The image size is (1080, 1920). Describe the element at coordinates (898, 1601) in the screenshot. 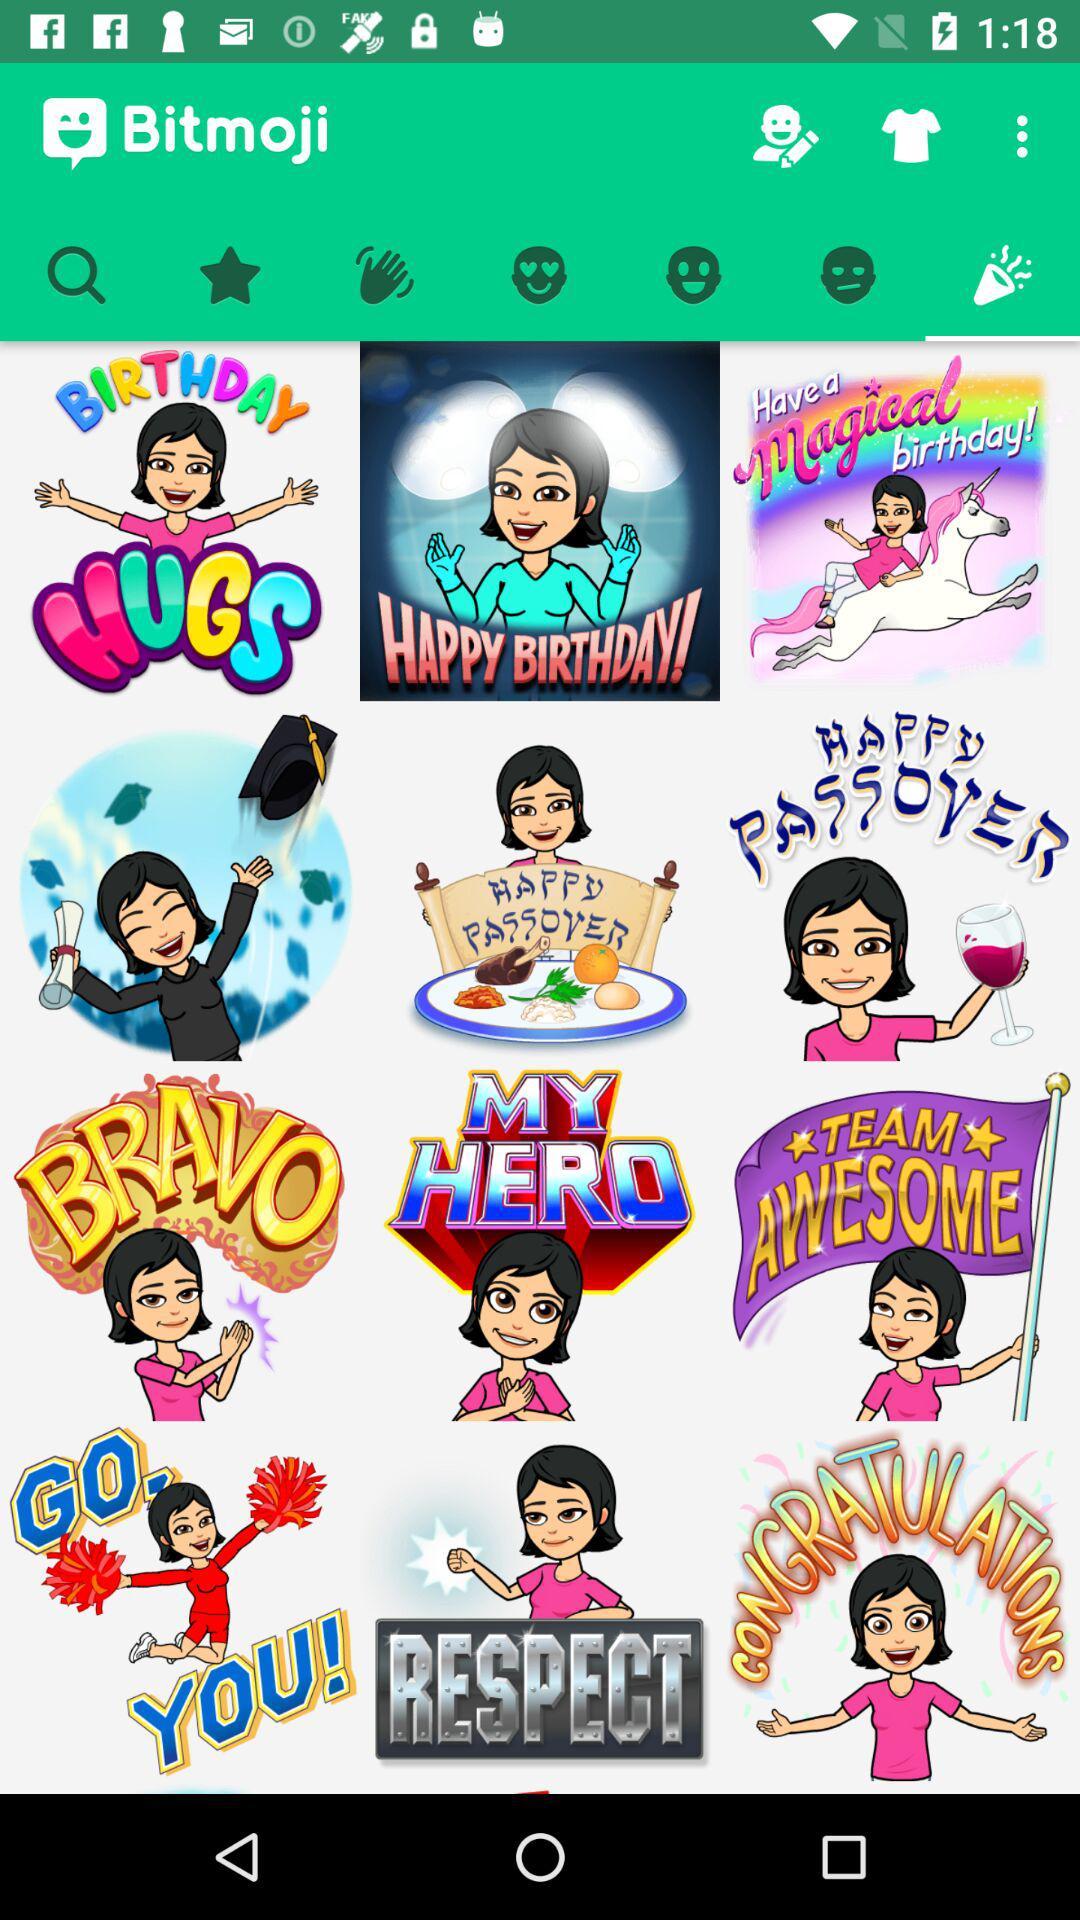

I see `congratulations image` at that location.